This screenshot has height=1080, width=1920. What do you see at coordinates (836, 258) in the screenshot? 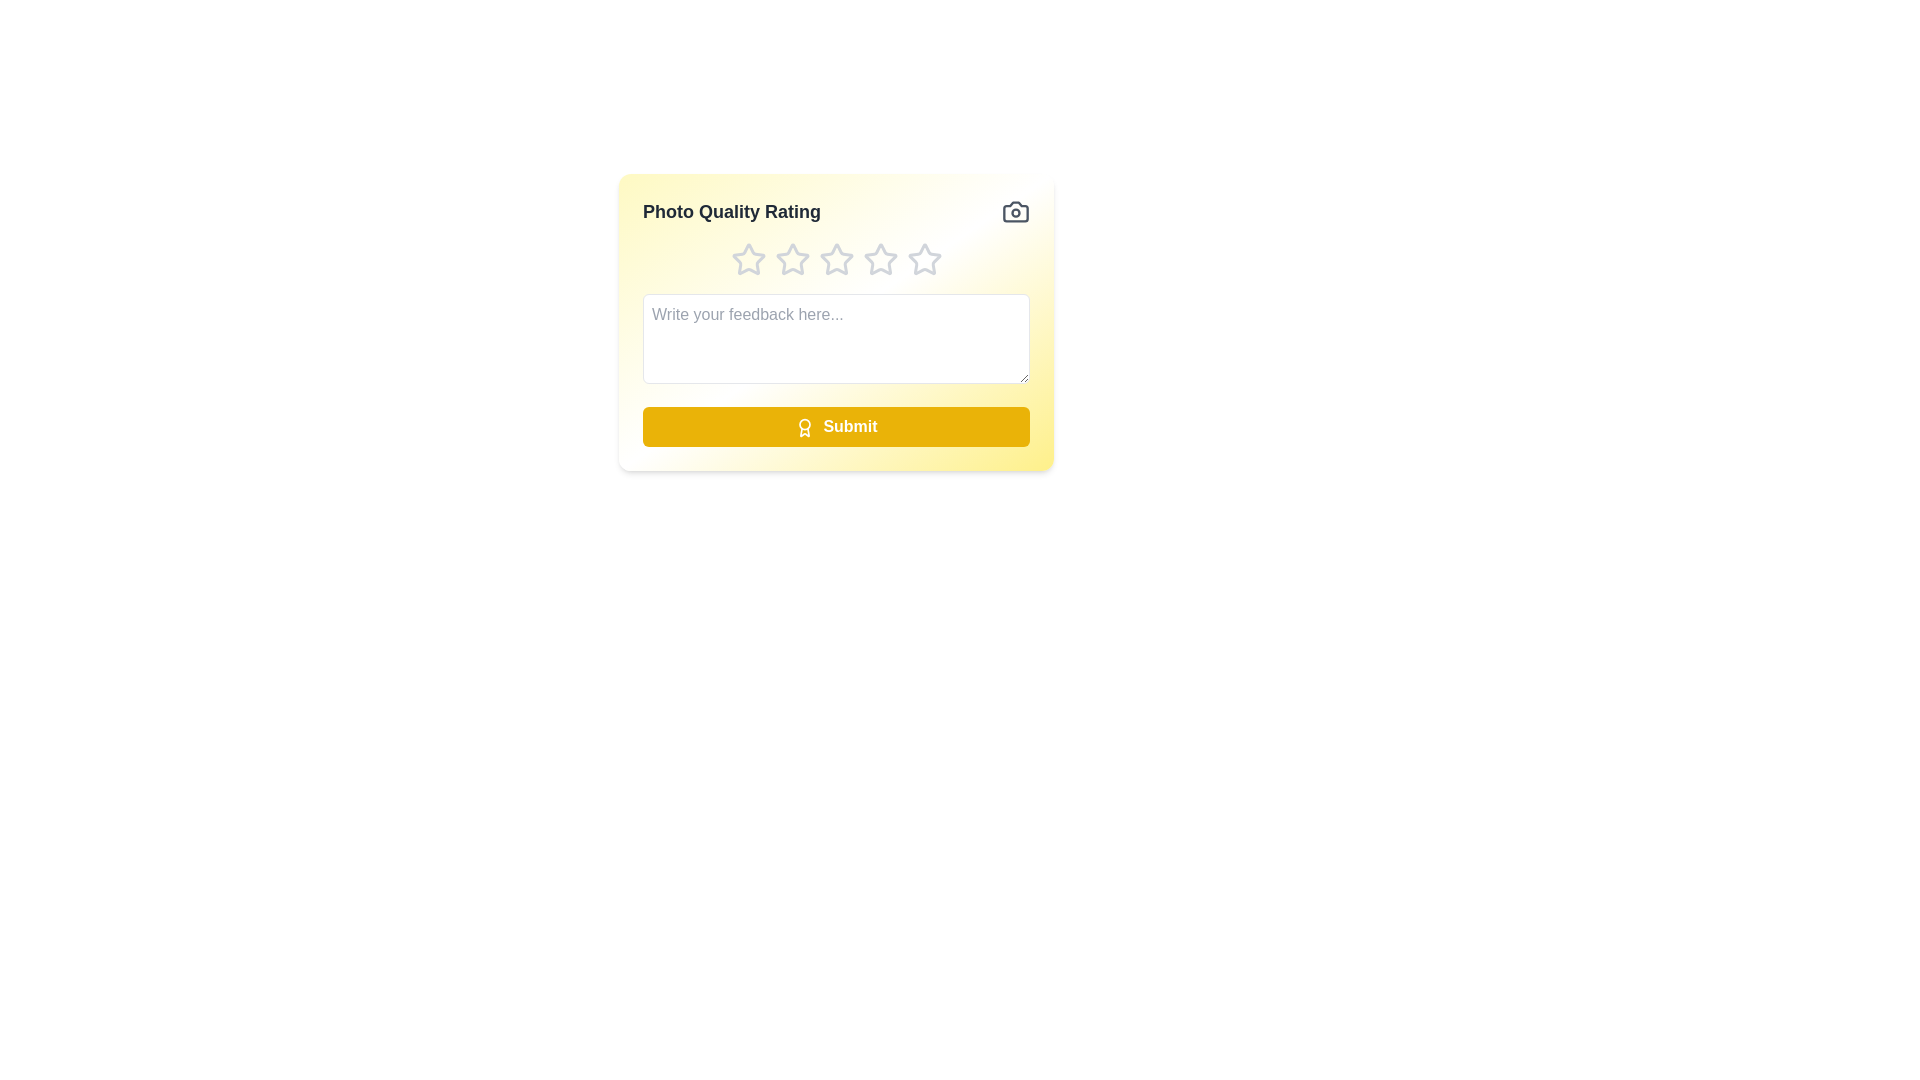
I see `the star corresponding to the rating 3` at bounding box center [836, 258].